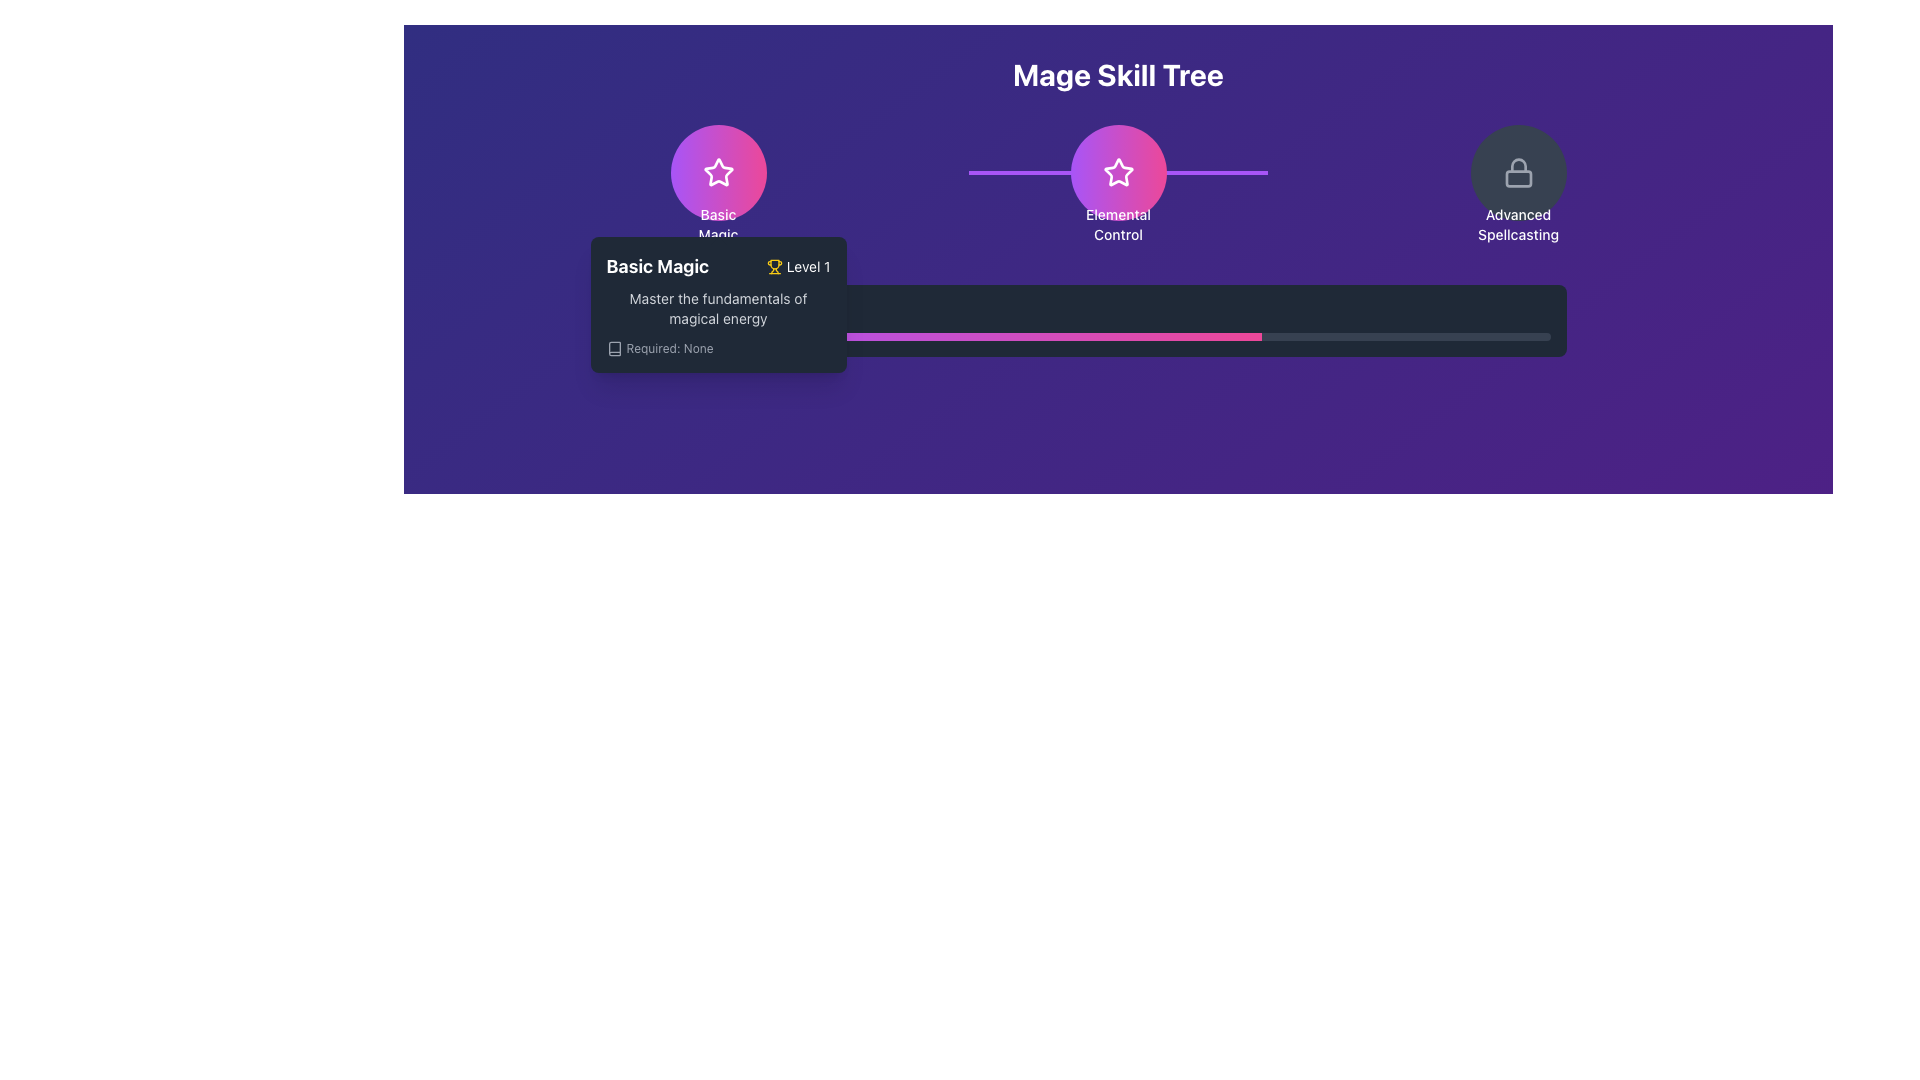 Image resolution: width=1920 pixels, height=1080 pixels. What do you see at coordinates (1117, 172) in the screenshot?
I see `the white star icon with a rounded stroke outline, which is the focal point of the 'Elemental Control' button` at bounding box center [1117, 172].